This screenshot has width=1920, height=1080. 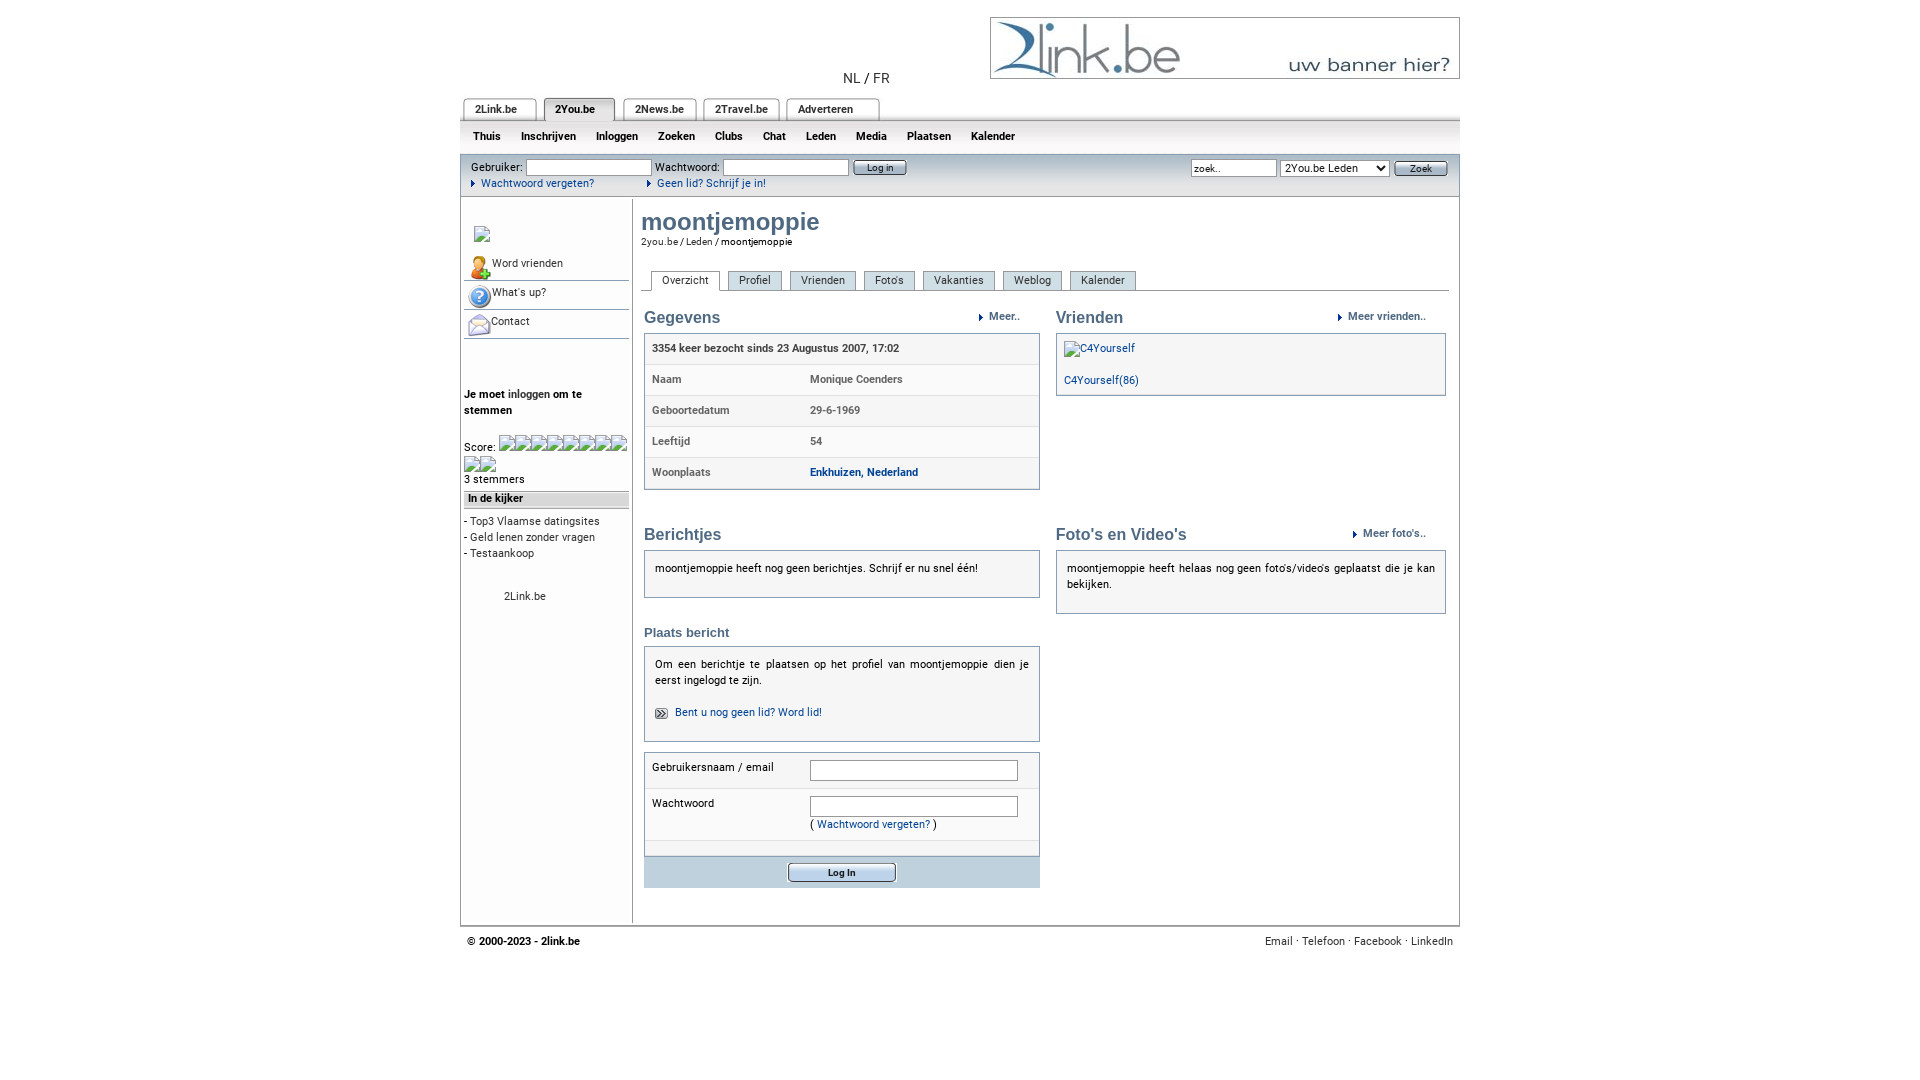 What do you see at coordinates (534, 520) in the screenshot?
I see `'Top3 Vlaamse datingsites'` at bounding box center [534, 520].